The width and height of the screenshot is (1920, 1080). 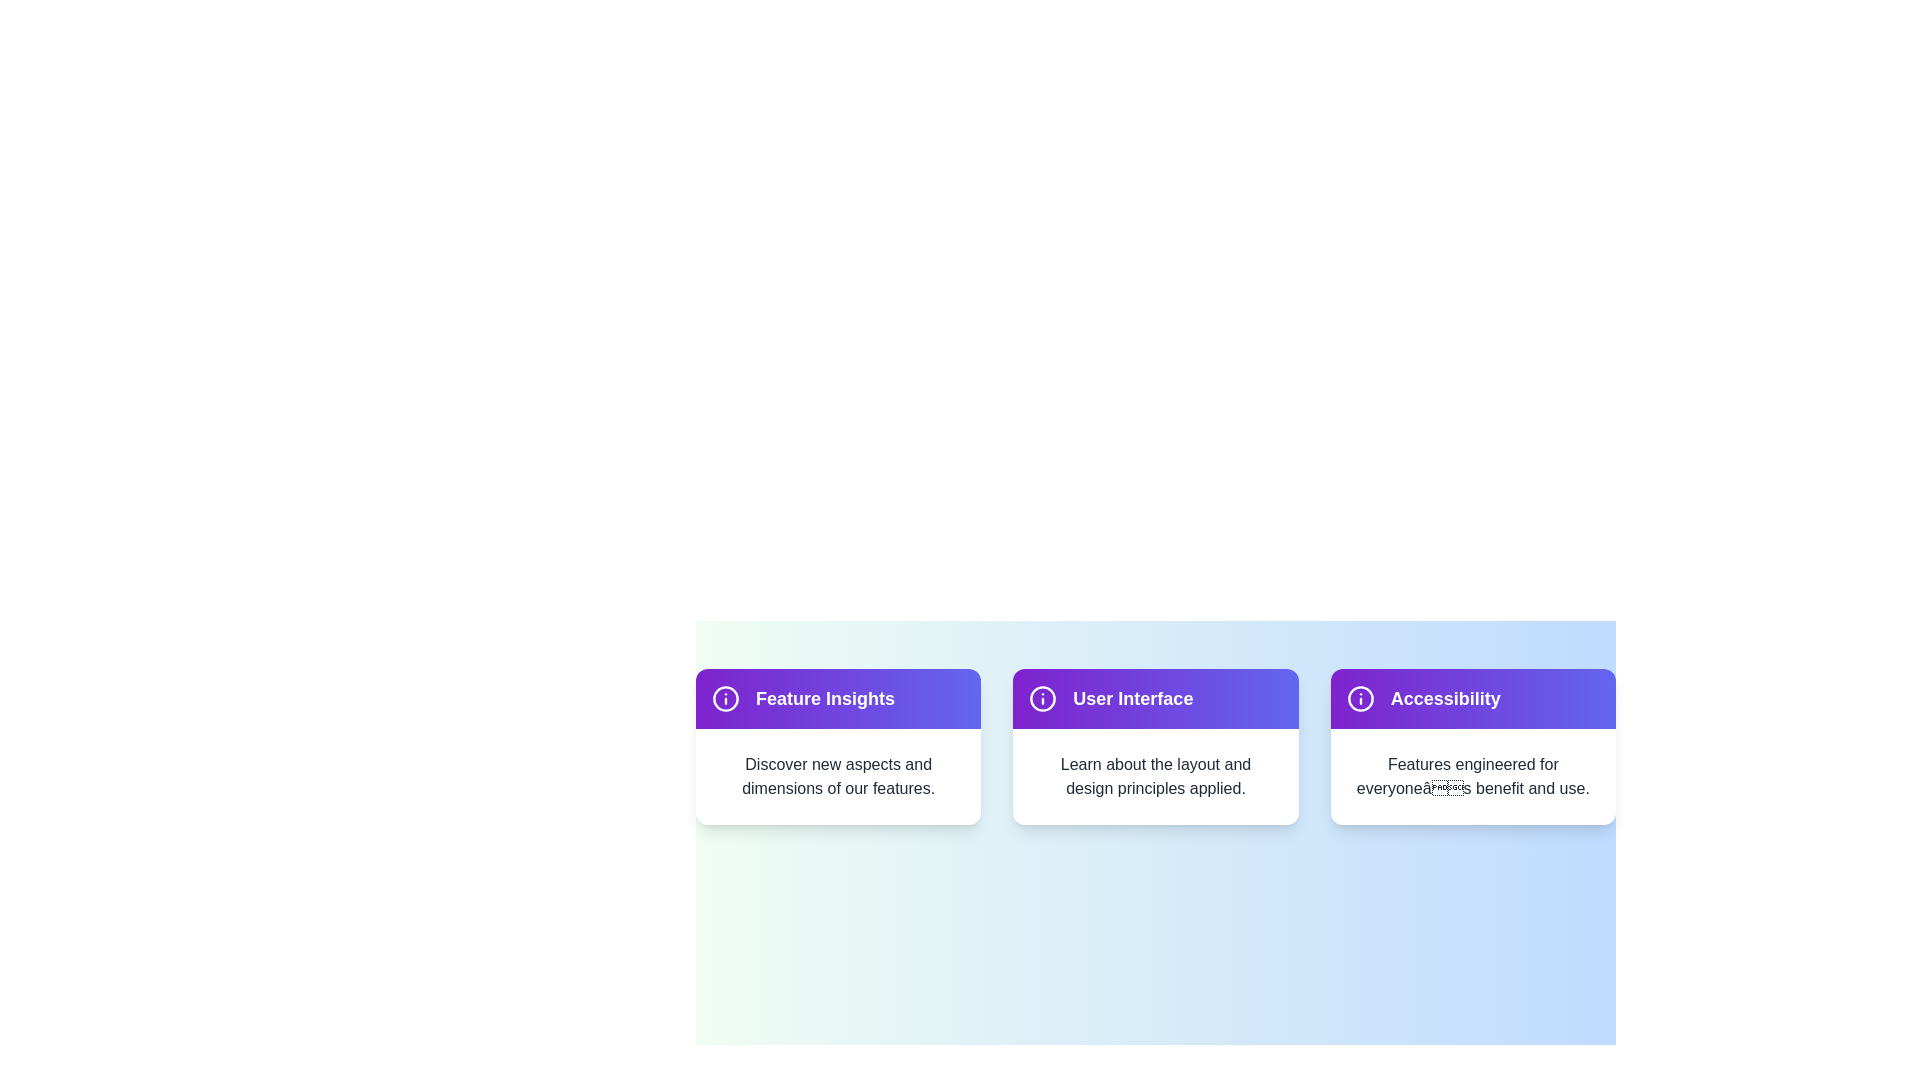 I want to click on text from the Text Label element that displays 'Learn about the layout and design principles applied.', so click(x=1156, y=775).